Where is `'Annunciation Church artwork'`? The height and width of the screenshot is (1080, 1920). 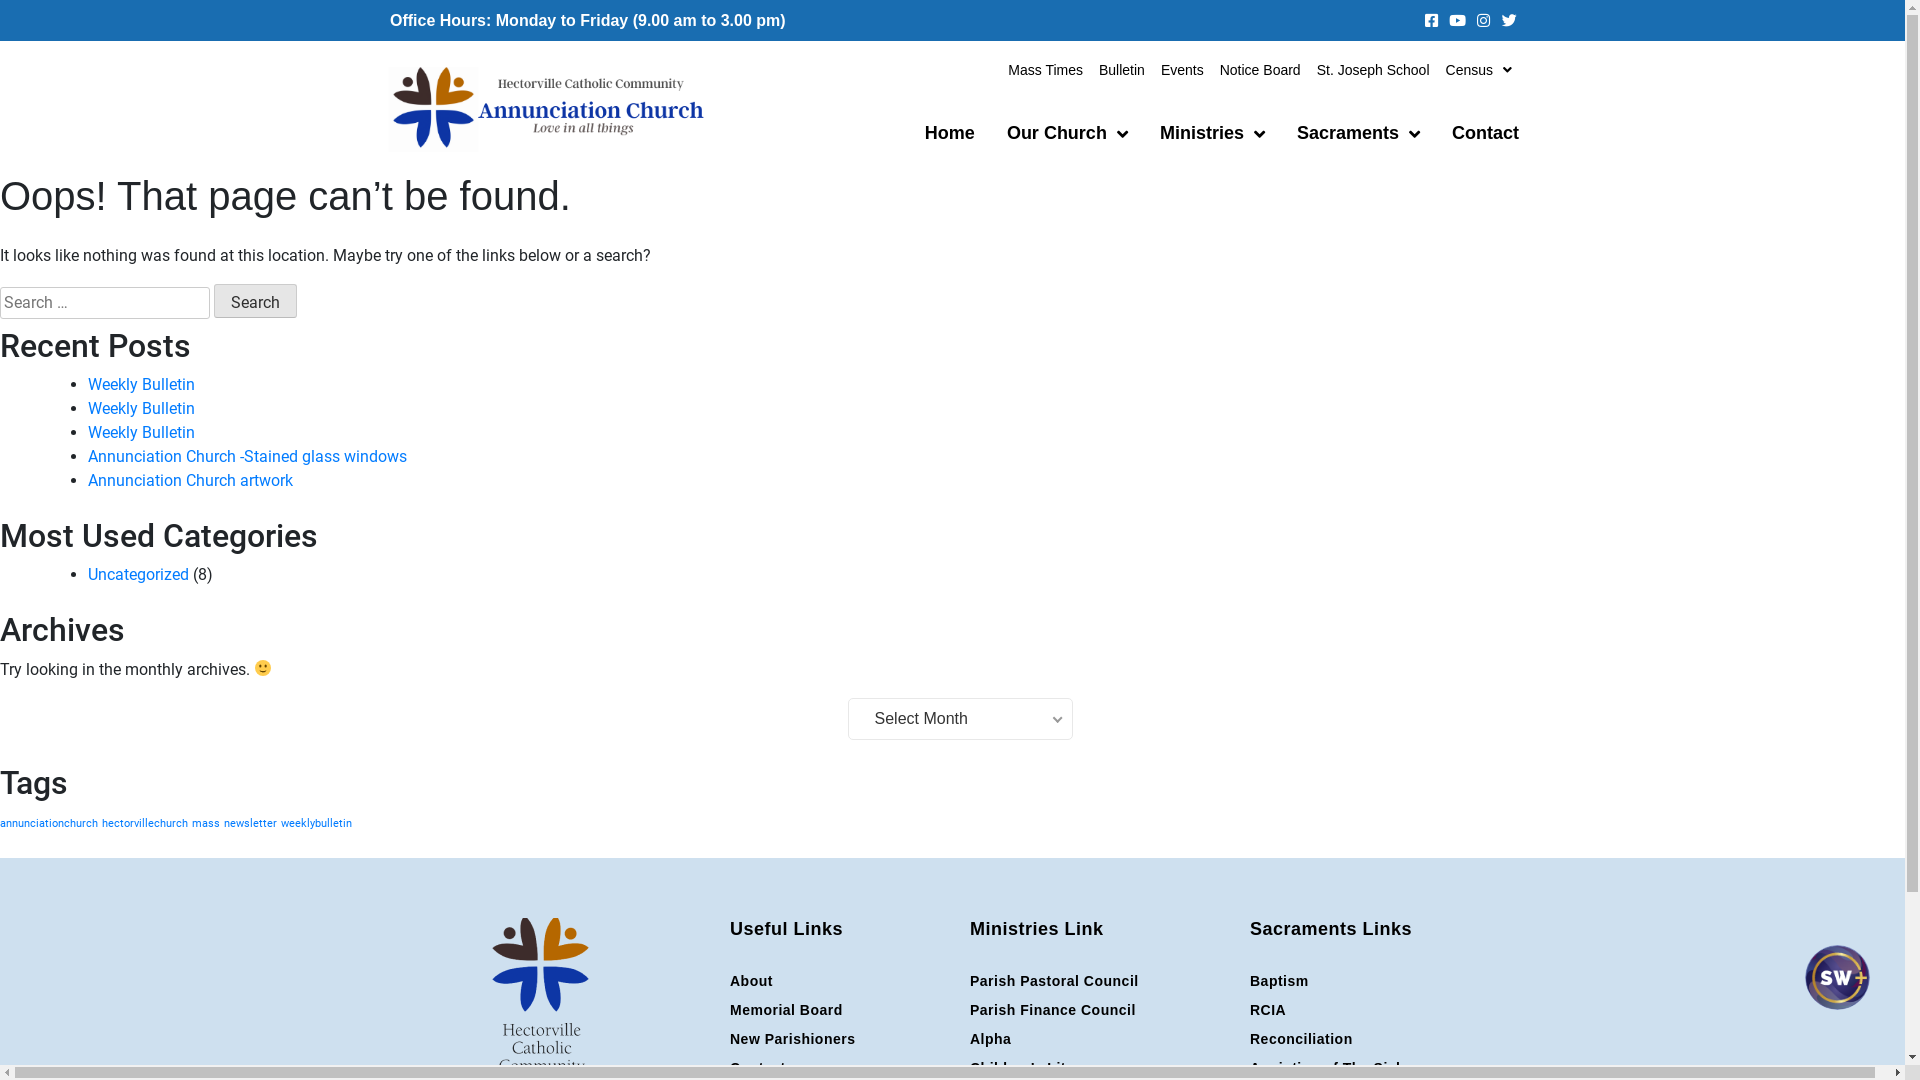 'Annunciation Church artwork' is located at coordinates (190, 480).